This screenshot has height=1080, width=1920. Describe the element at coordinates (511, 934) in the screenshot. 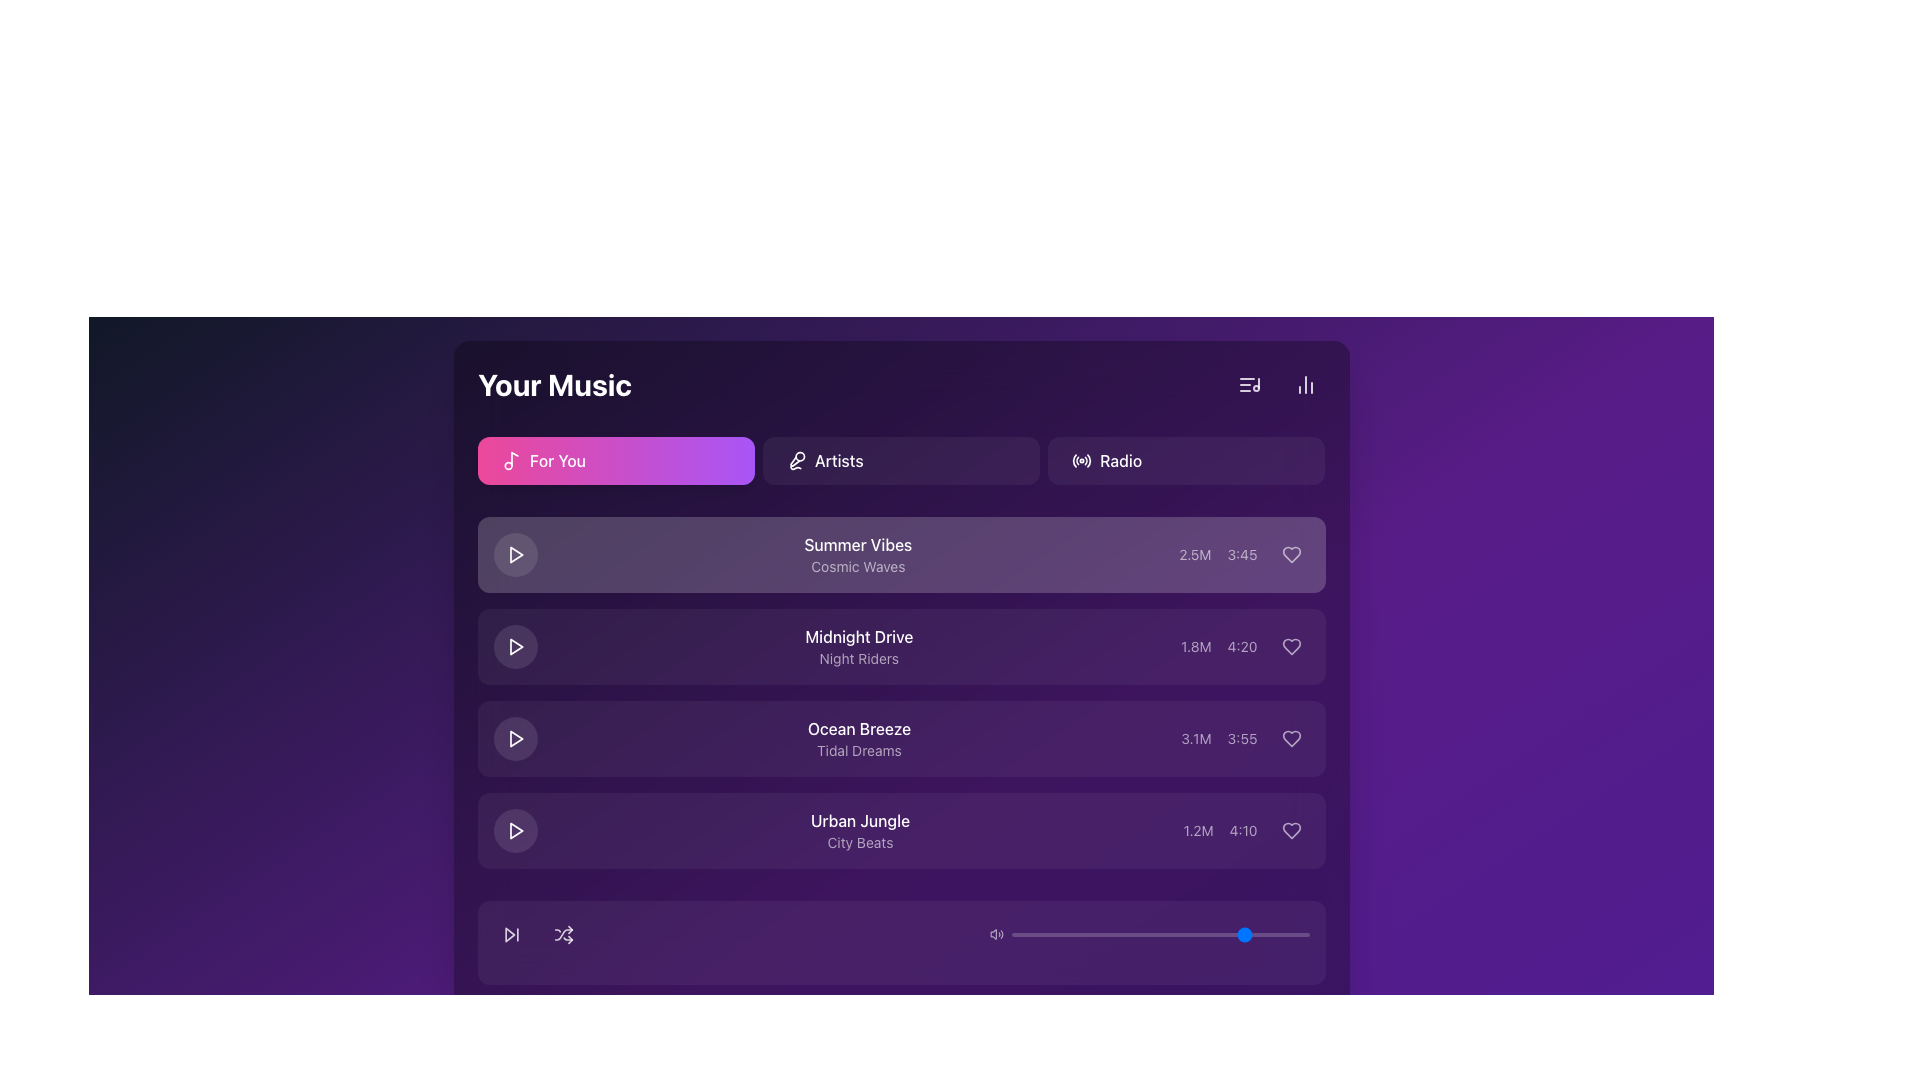

I see `the forward-skip button located at the bottom-left of the vertical list of songs` at that location.